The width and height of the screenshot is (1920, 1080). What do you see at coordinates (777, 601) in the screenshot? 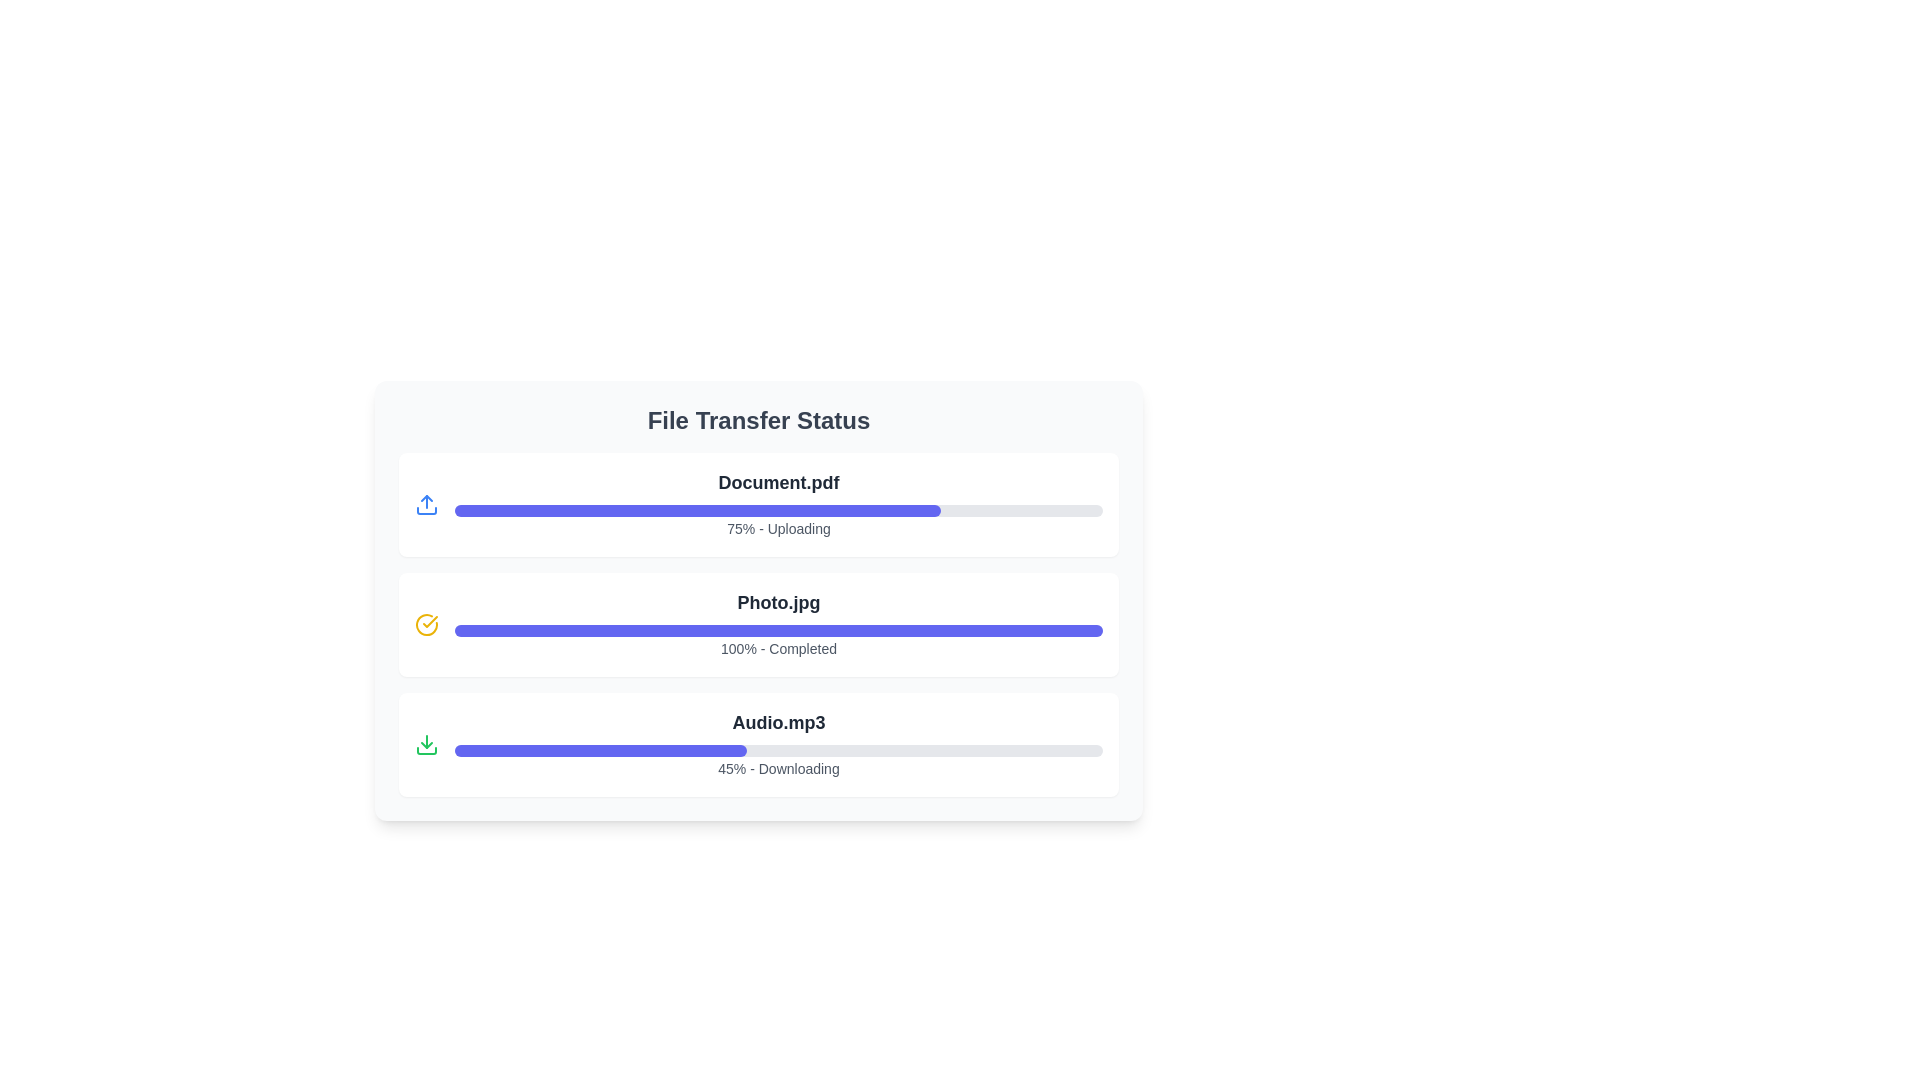
I see `the static text displaying the filename 'Photo.jpg' which is located in the second section of the file transfer list, above the progress bar and the text '100% - Completed'` at bounding box center [777, 601].